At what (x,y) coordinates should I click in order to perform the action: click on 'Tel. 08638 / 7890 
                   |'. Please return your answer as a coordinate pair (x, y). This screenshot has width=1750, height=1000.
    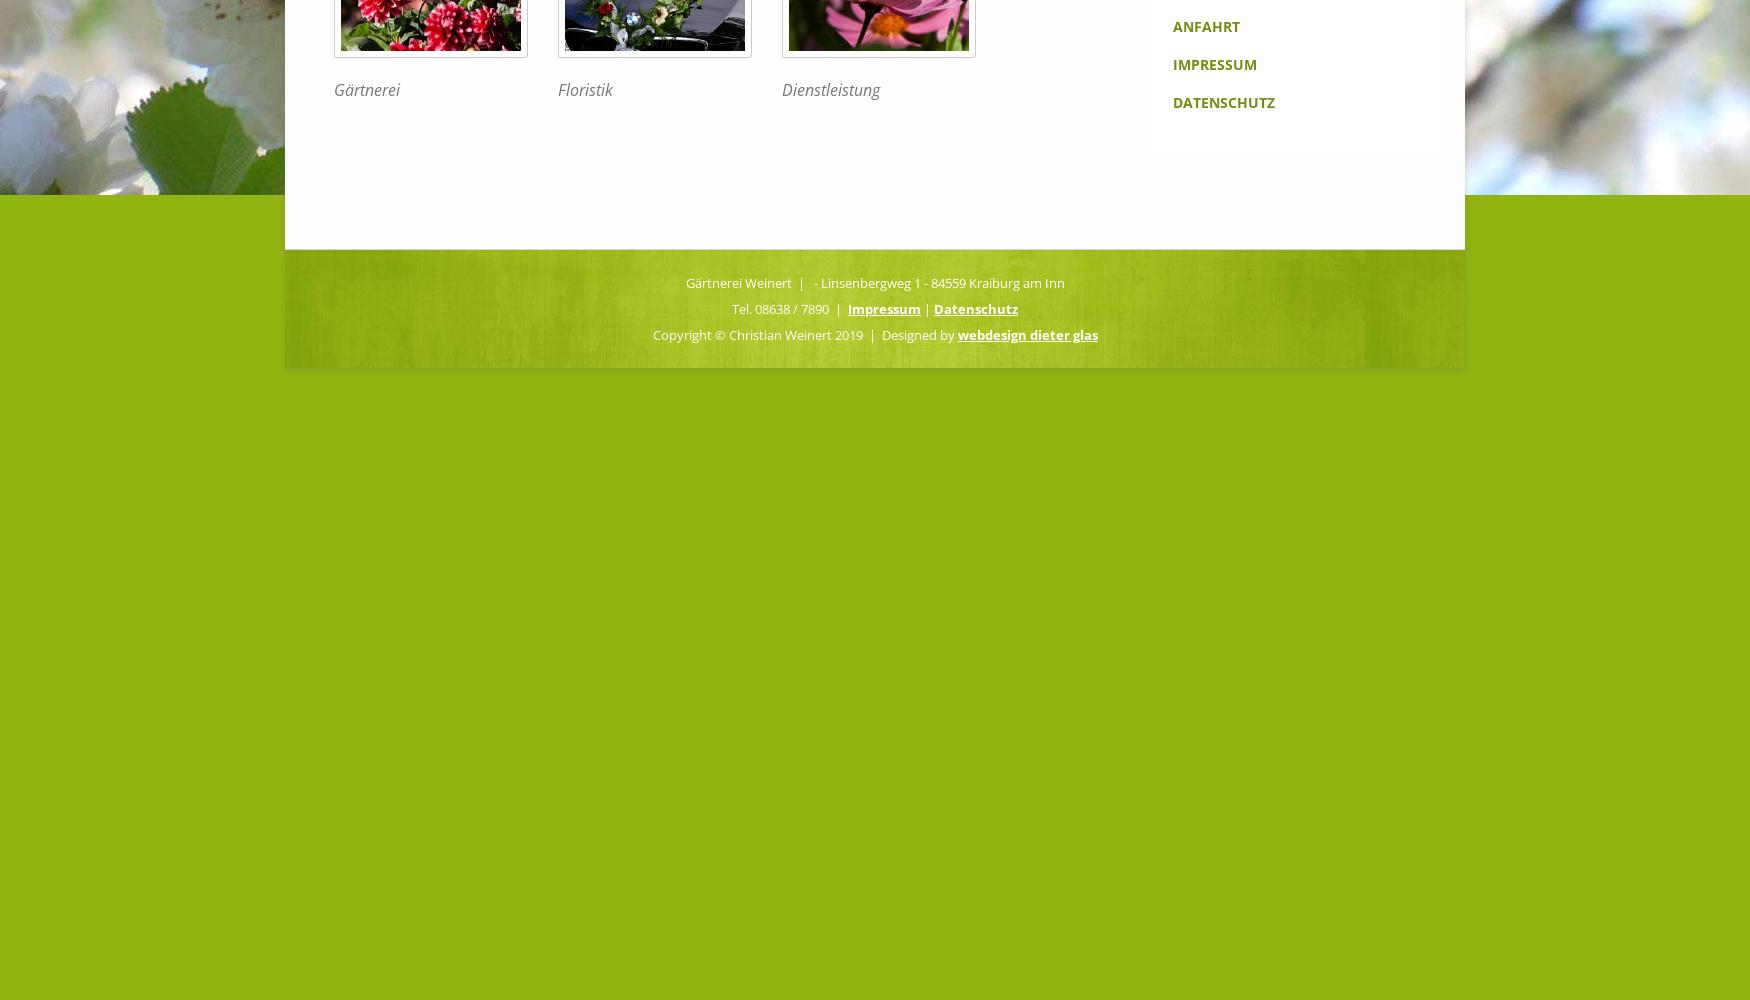
    Looking at the image, I should click on (788, 308).